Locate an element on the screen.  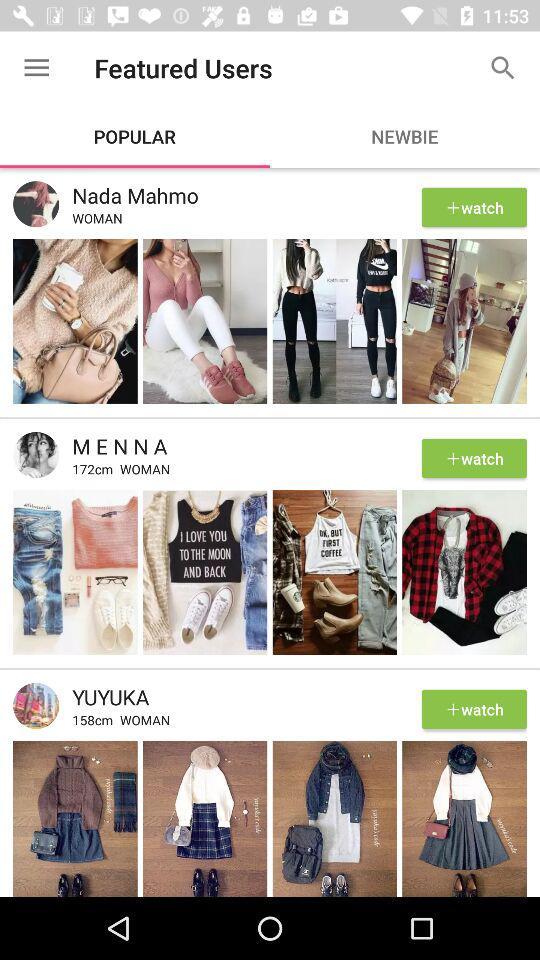
the item next to featured users icon is located at coordinates (36, 68).